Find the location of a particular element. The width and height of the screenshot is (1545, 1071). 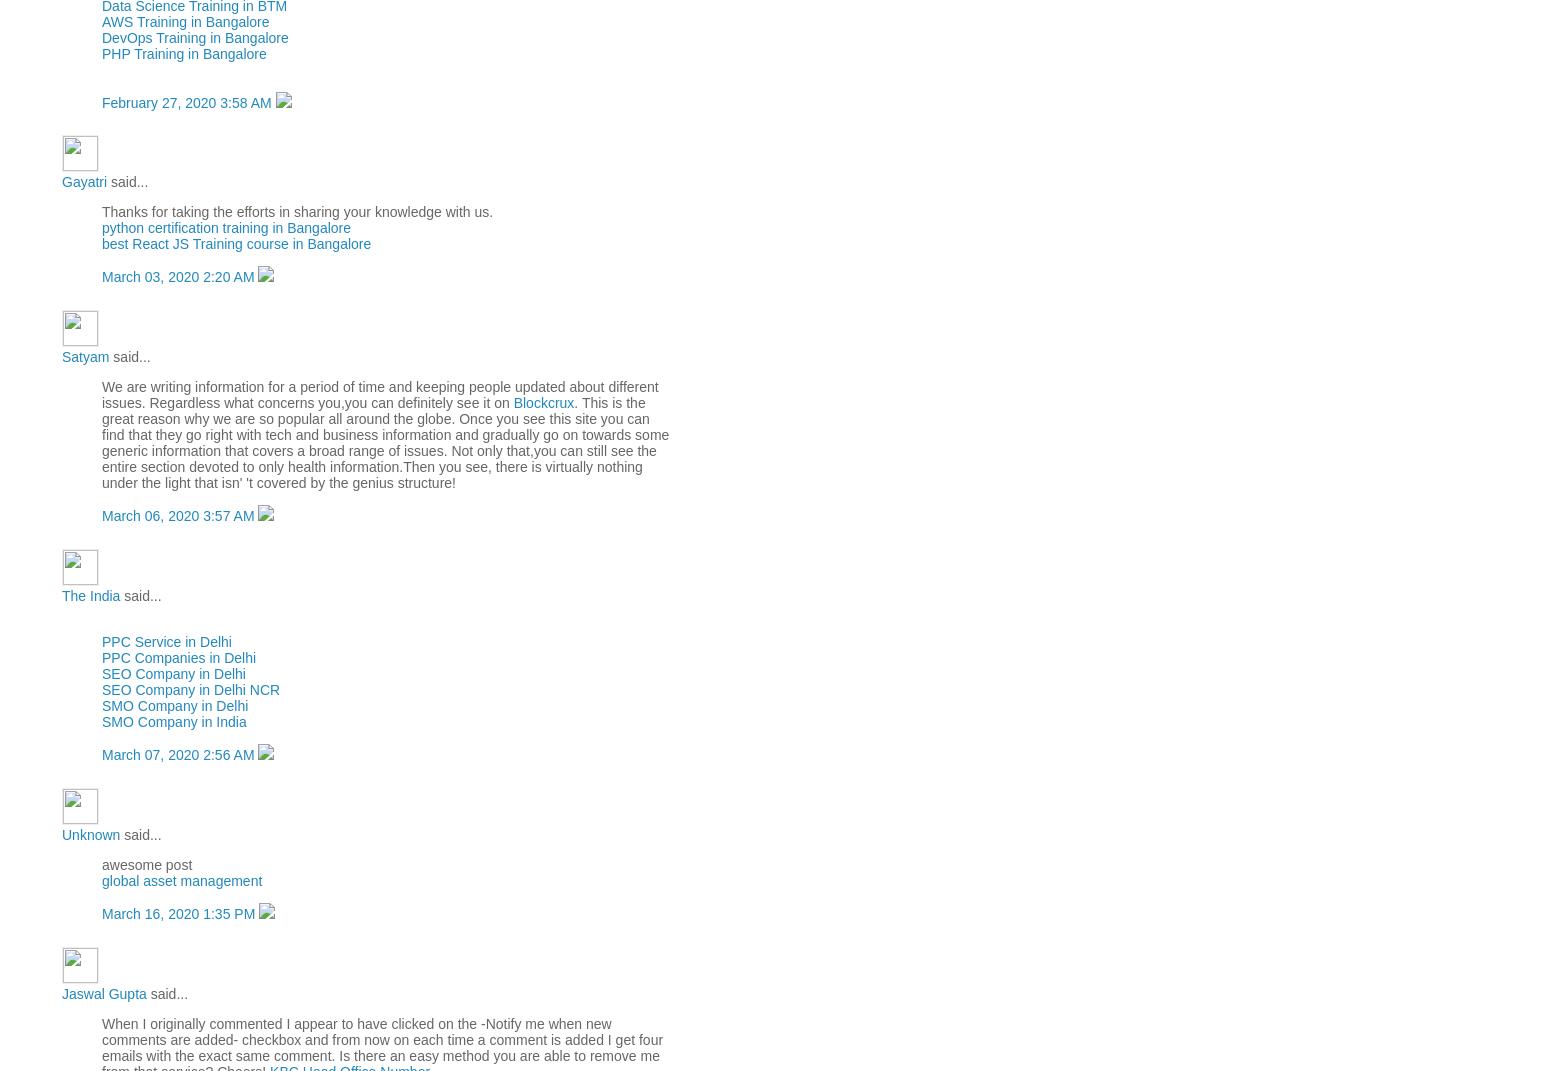

'DevOps Training in Bangalore' is located at coordinates (194, 35).